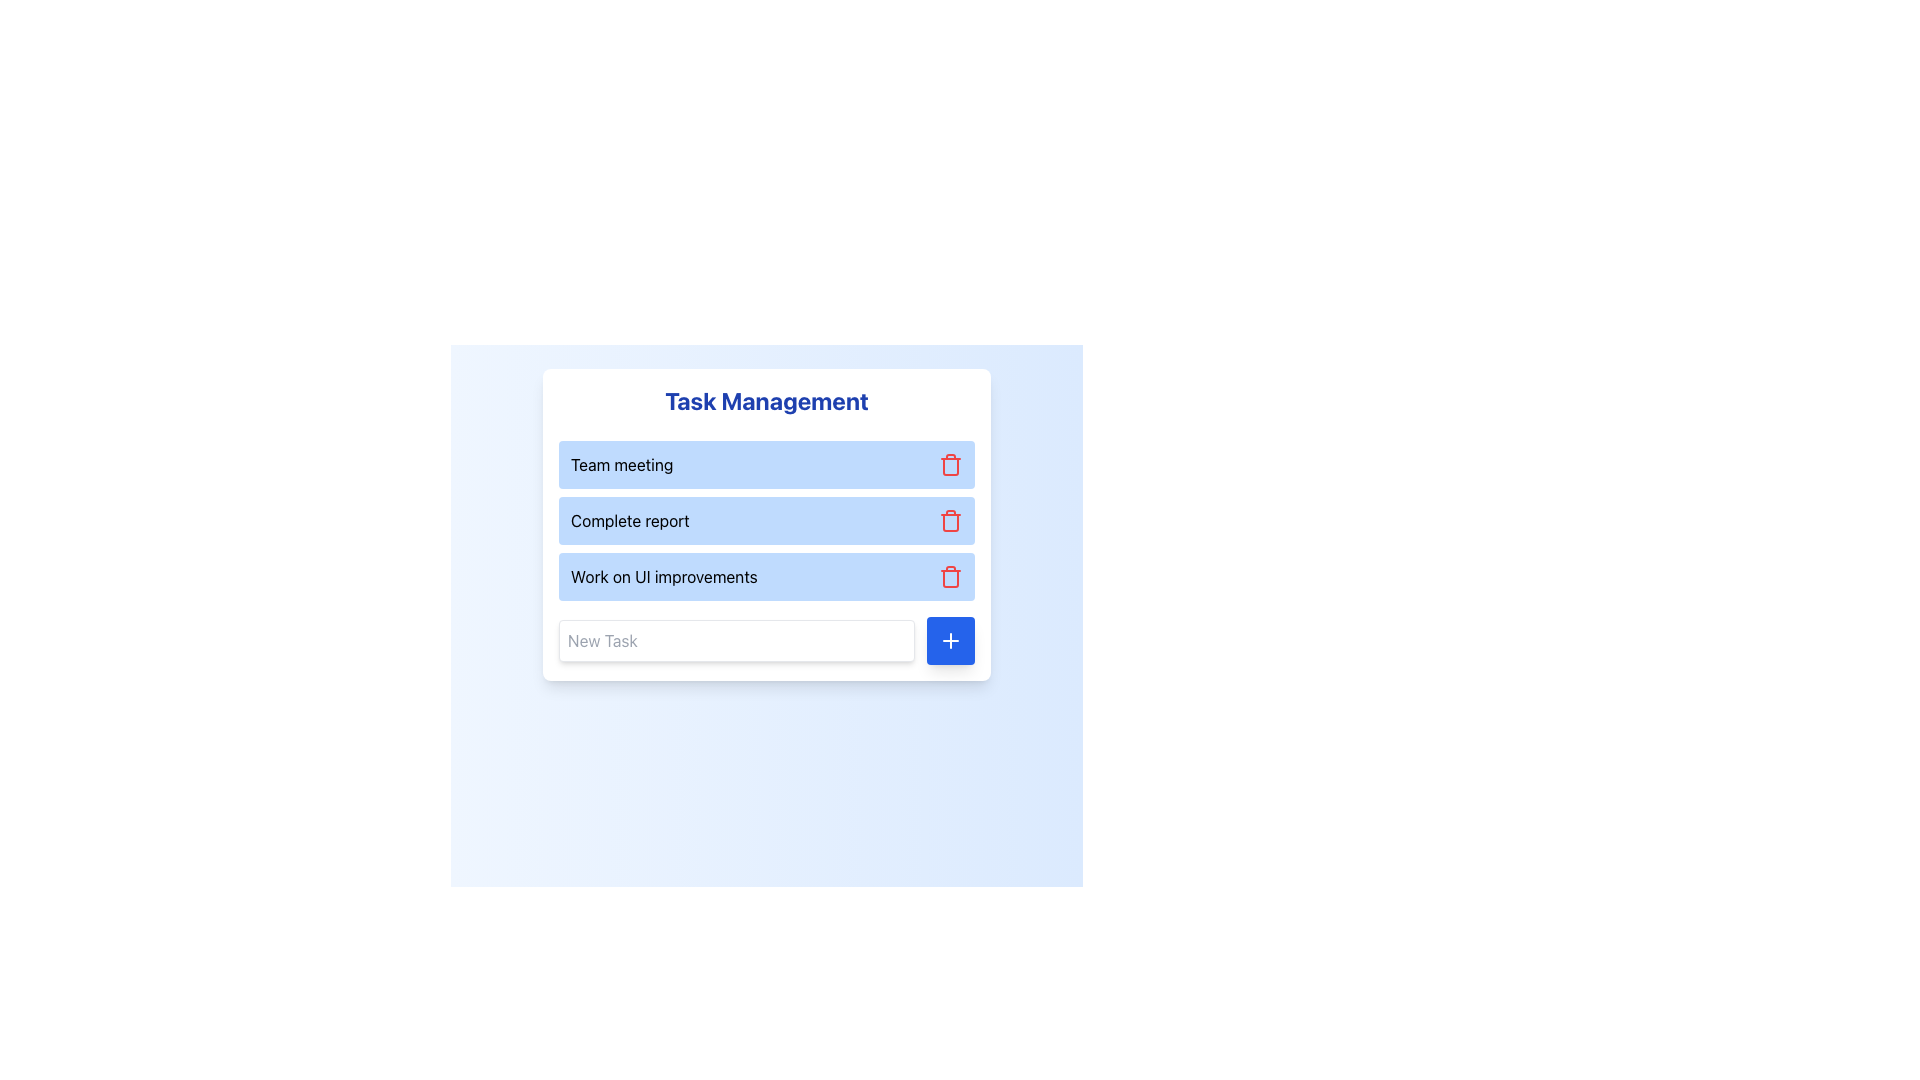  Describe the element at coordinates (621, 465) in the screenshot. I see `the text label displaying 'Team meeting', which is bold and has a dark text color on a light blue background` at that location.